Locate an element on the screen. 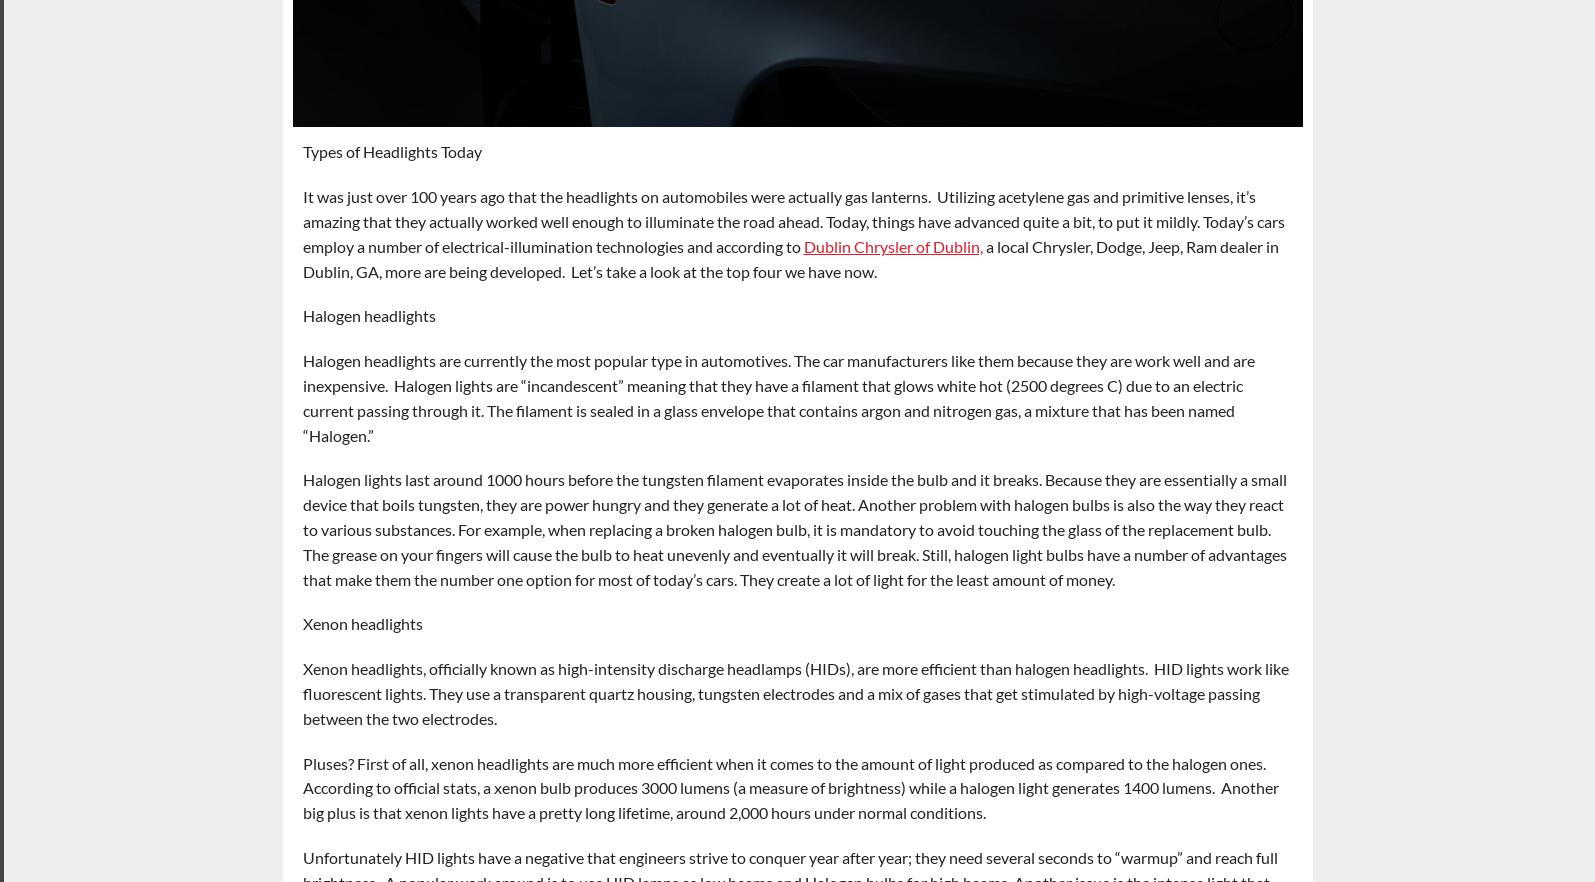  'Halogen headlights are currently the most popular type in automotives. The car manufacturers like them because they are work well and are inexpensive.  Halogen lights are “incandescent” meaning that they have a filament that glows white hot (2500 degrees C) due to an electric current passing through it. The filament is sealed in a glass envelope that contains argon and nitrogen gas, a mixture that has been named “Halogen.”' is located at coordinates (301, 397).